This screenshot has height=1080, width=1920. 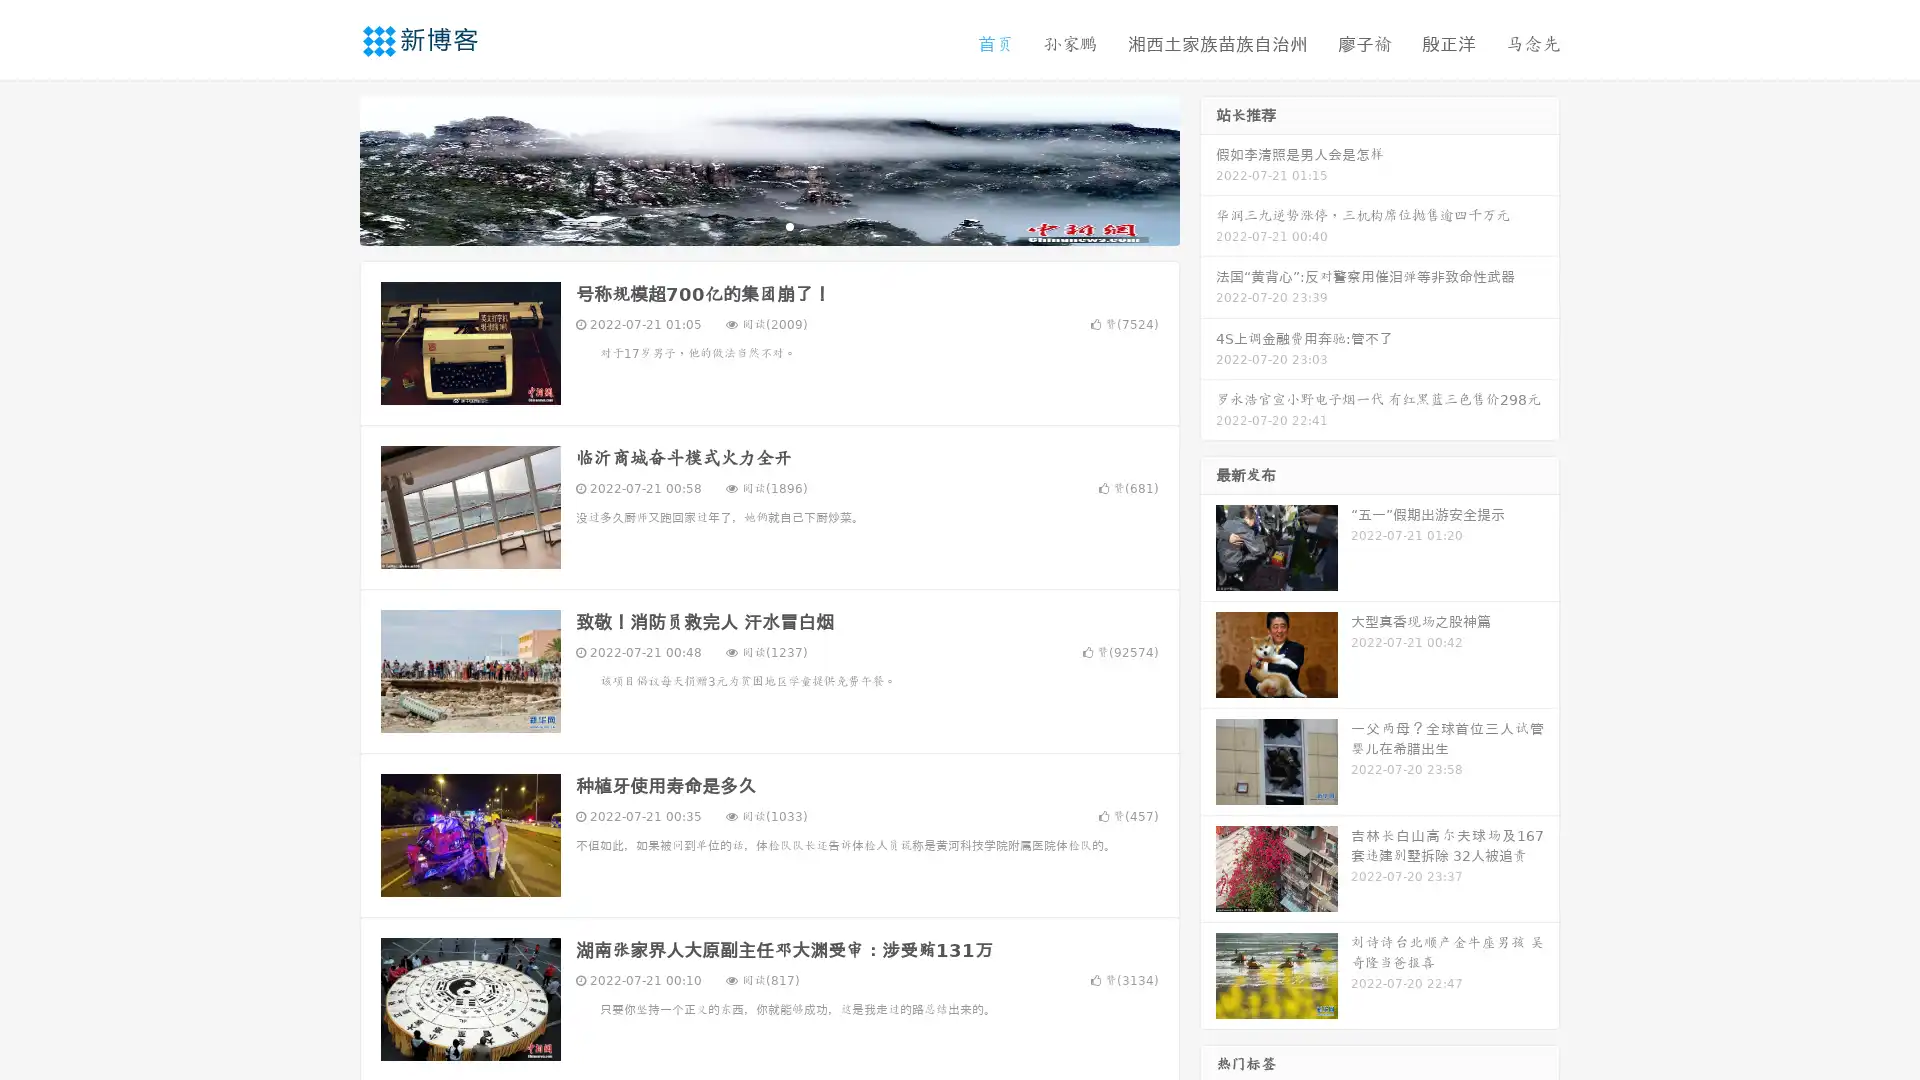 What do you see at coordinates (748, 225) in the screenshot?
I see `Go to slide 1` at bounding box center [748, 225].